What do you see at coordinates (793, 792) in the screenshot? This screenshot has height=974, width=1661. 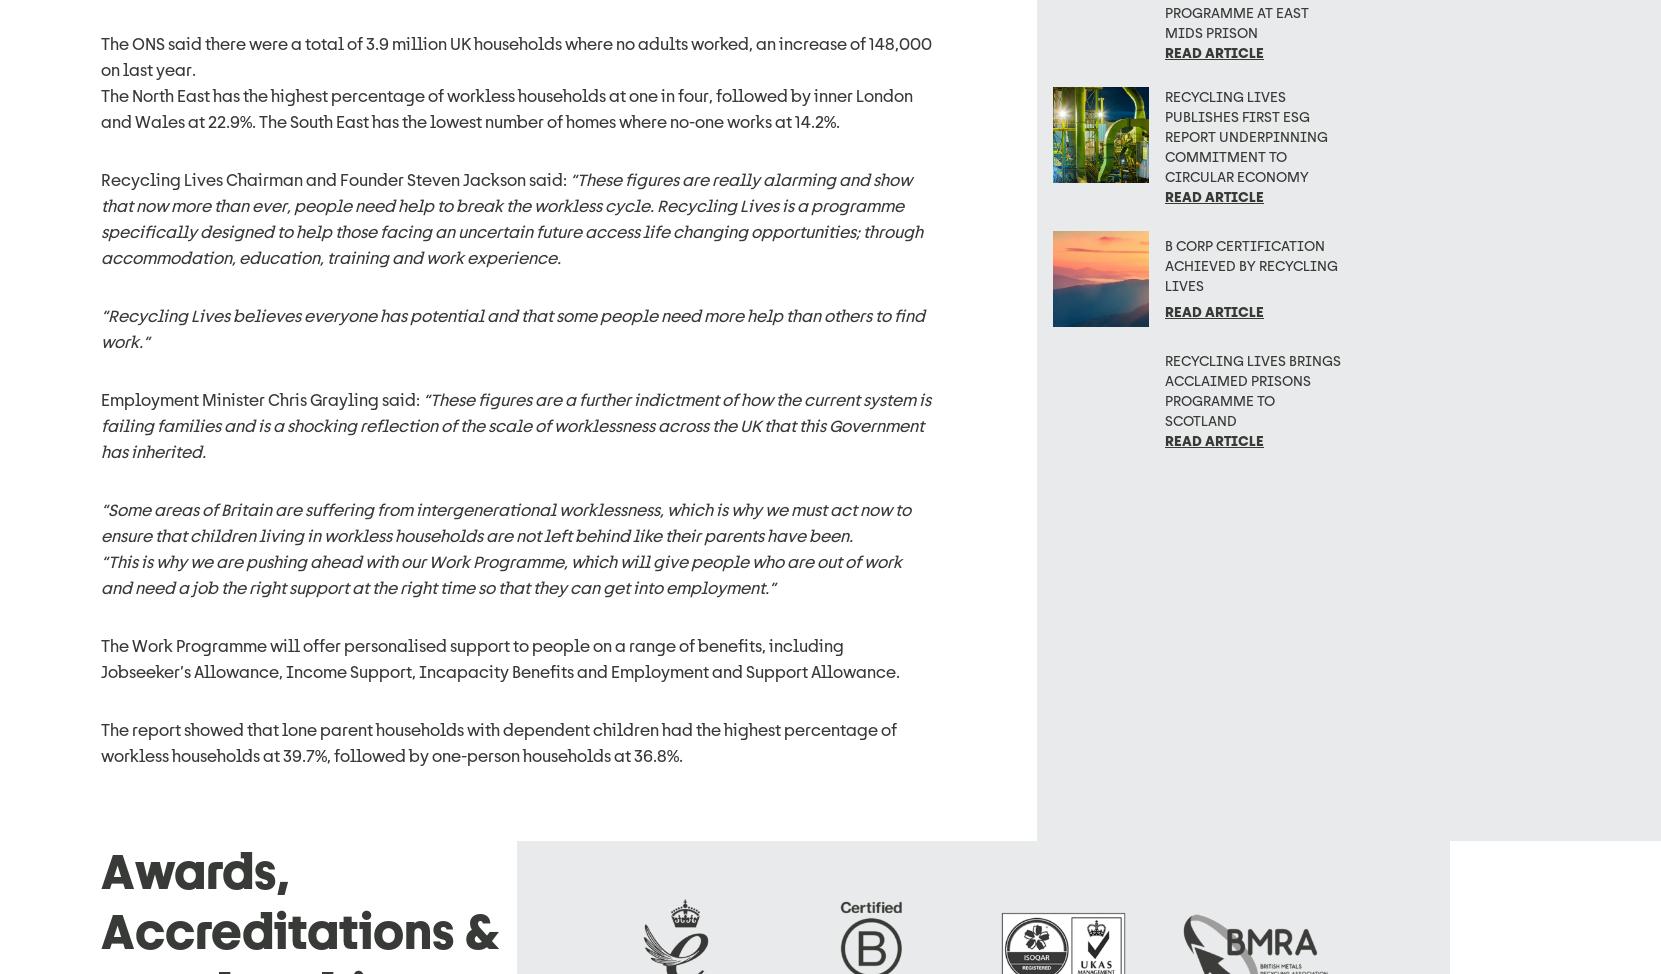 I see `'Inclusive Rehabilitation'` at bounding box center [793, 792].